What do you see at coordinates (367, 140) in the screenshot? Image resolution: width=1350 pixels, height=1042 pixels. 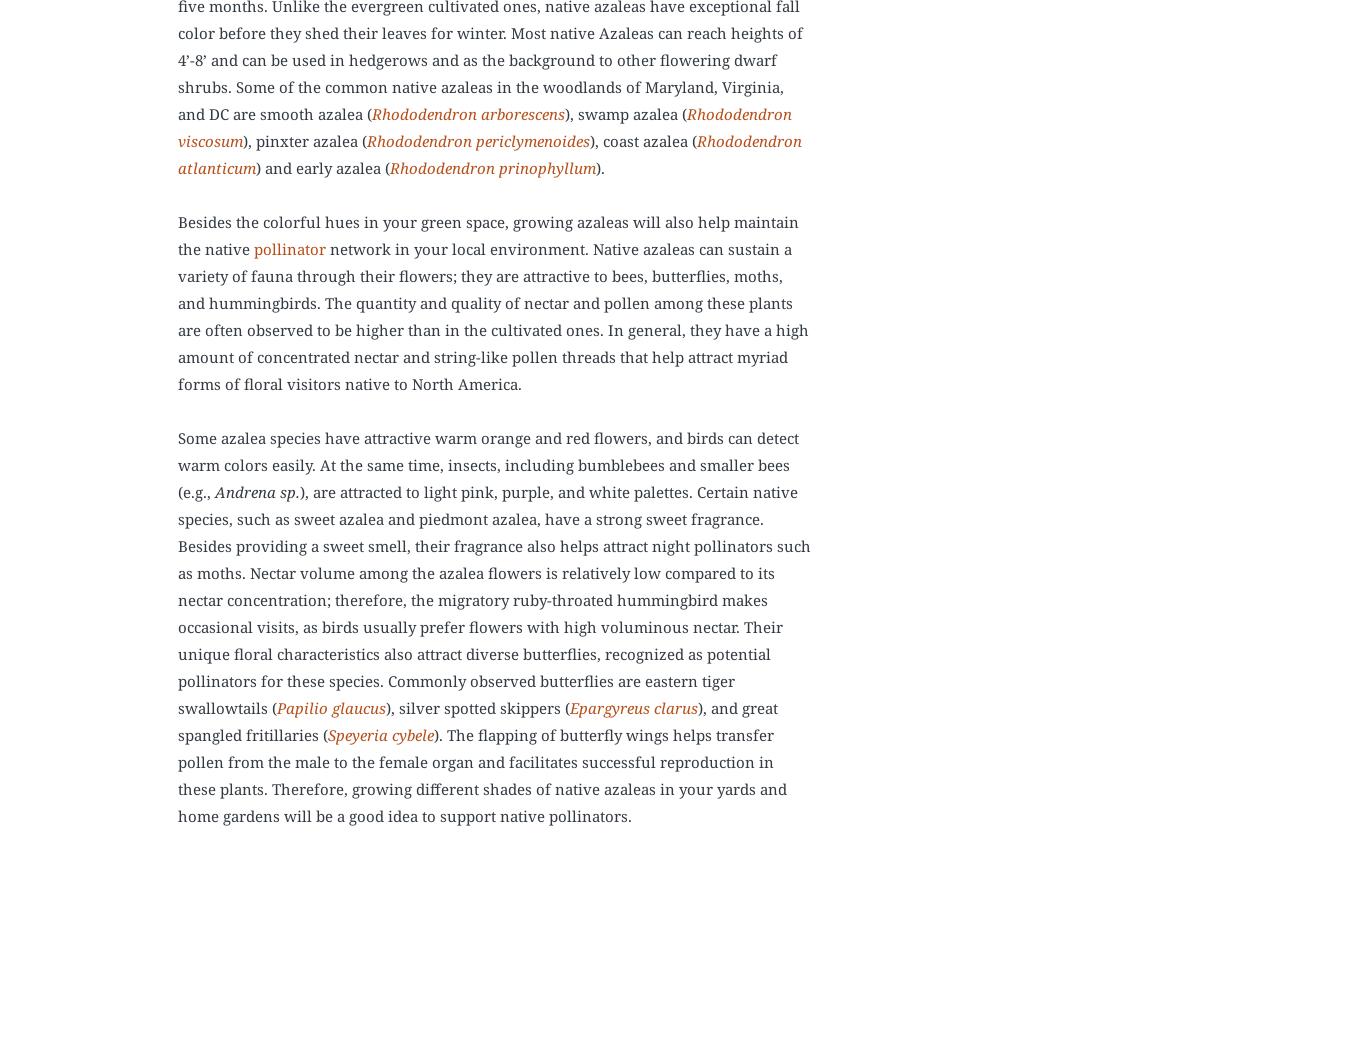 I see `'Rhododendron periclymenoides'` at bounding box center [367, 140].